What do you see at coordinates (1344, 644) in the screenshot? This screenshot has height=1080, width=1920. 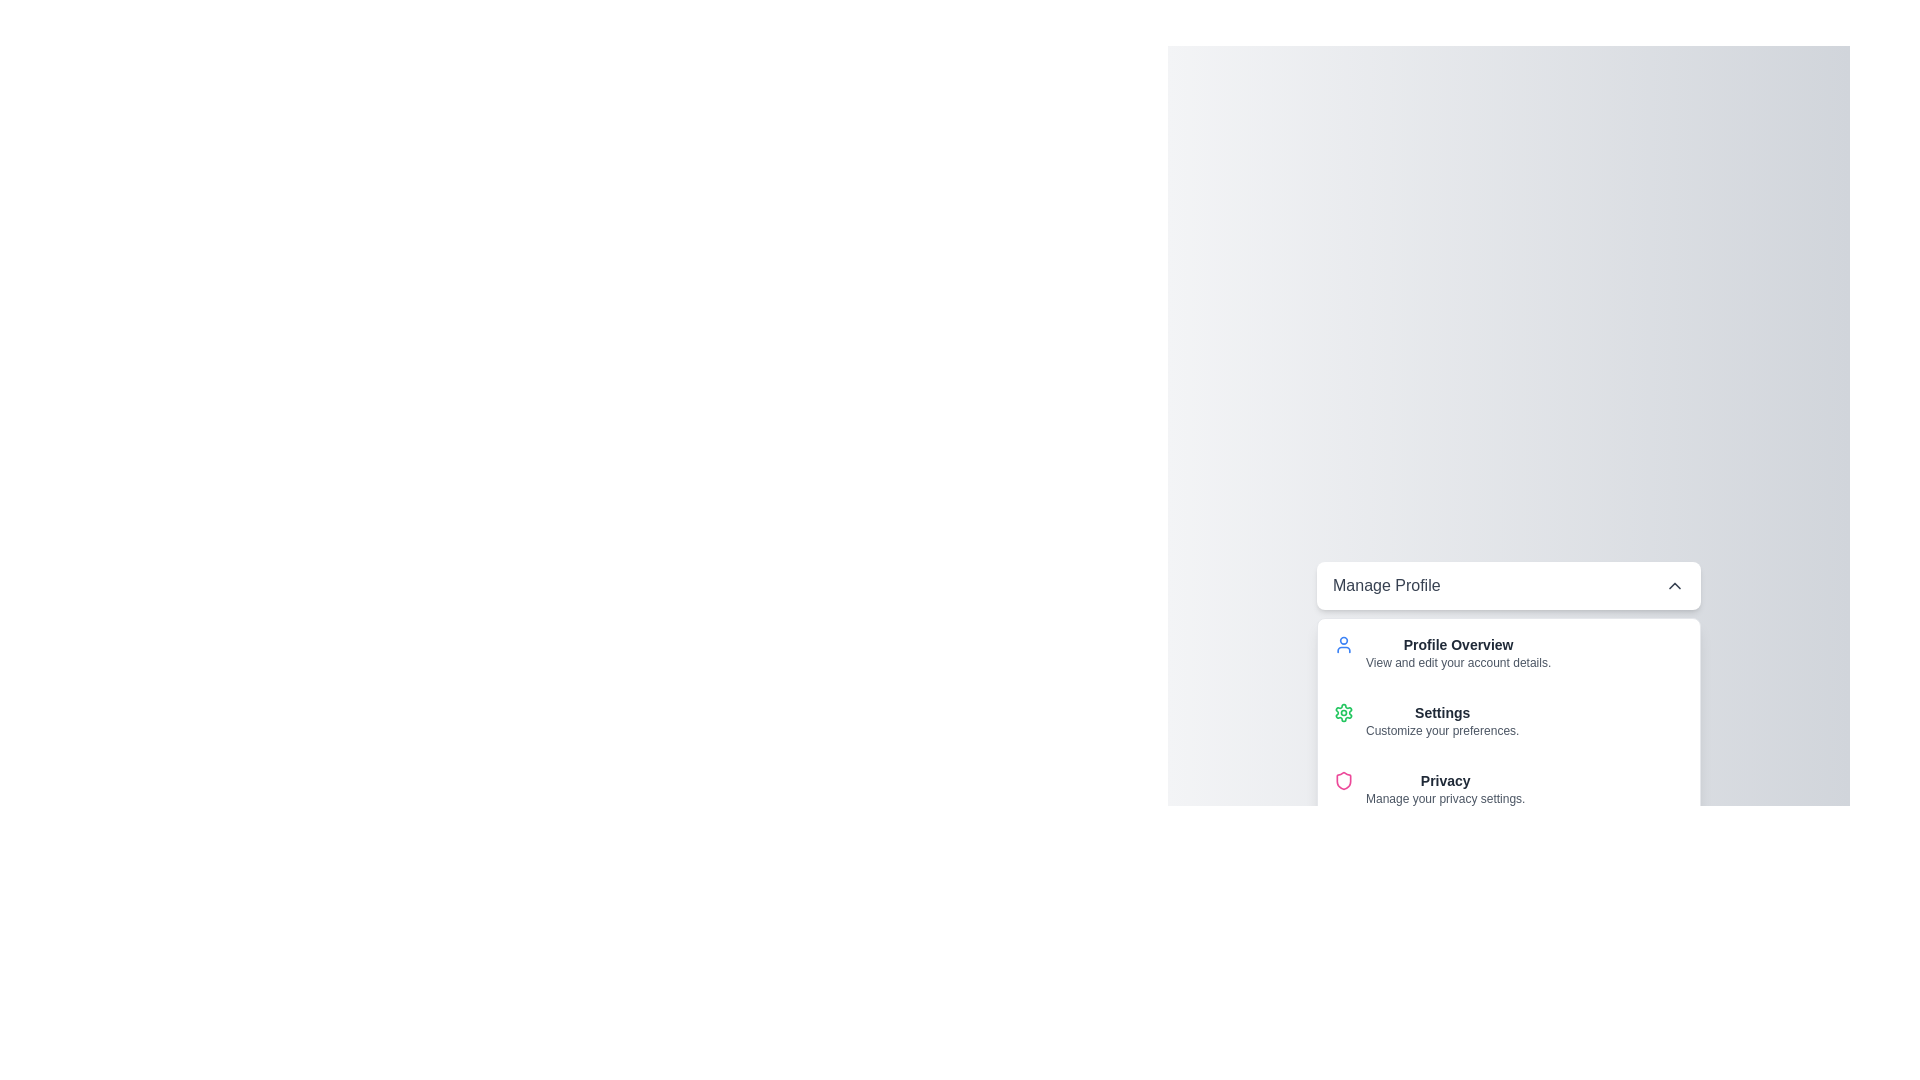 I see `the user avatar icon` at bounding box center [1344, 644].